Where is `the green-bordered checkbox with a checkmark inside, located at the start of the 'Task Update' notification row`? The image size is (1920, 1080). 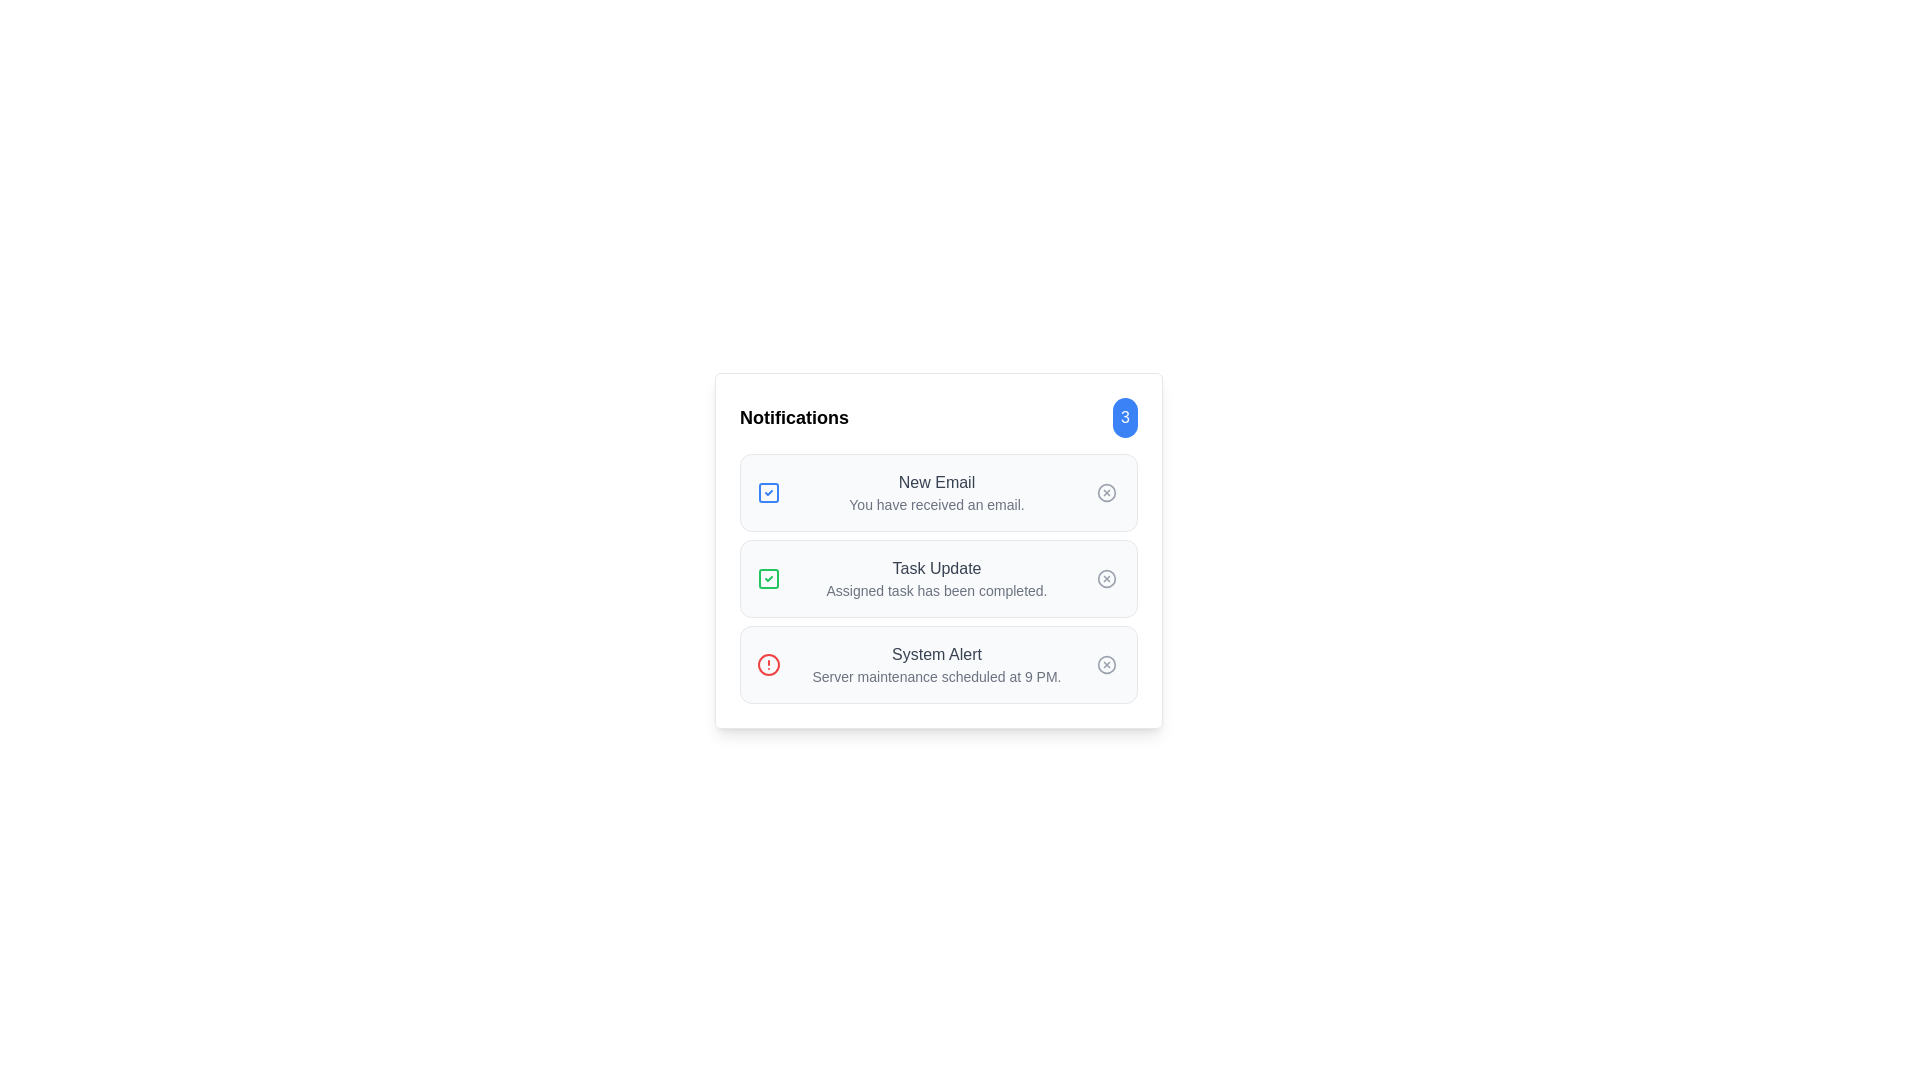 the green-bordered checkbox with a checkmark inside, located at the start of the 'Task Update' notification row is located at coordinates (767, 578).